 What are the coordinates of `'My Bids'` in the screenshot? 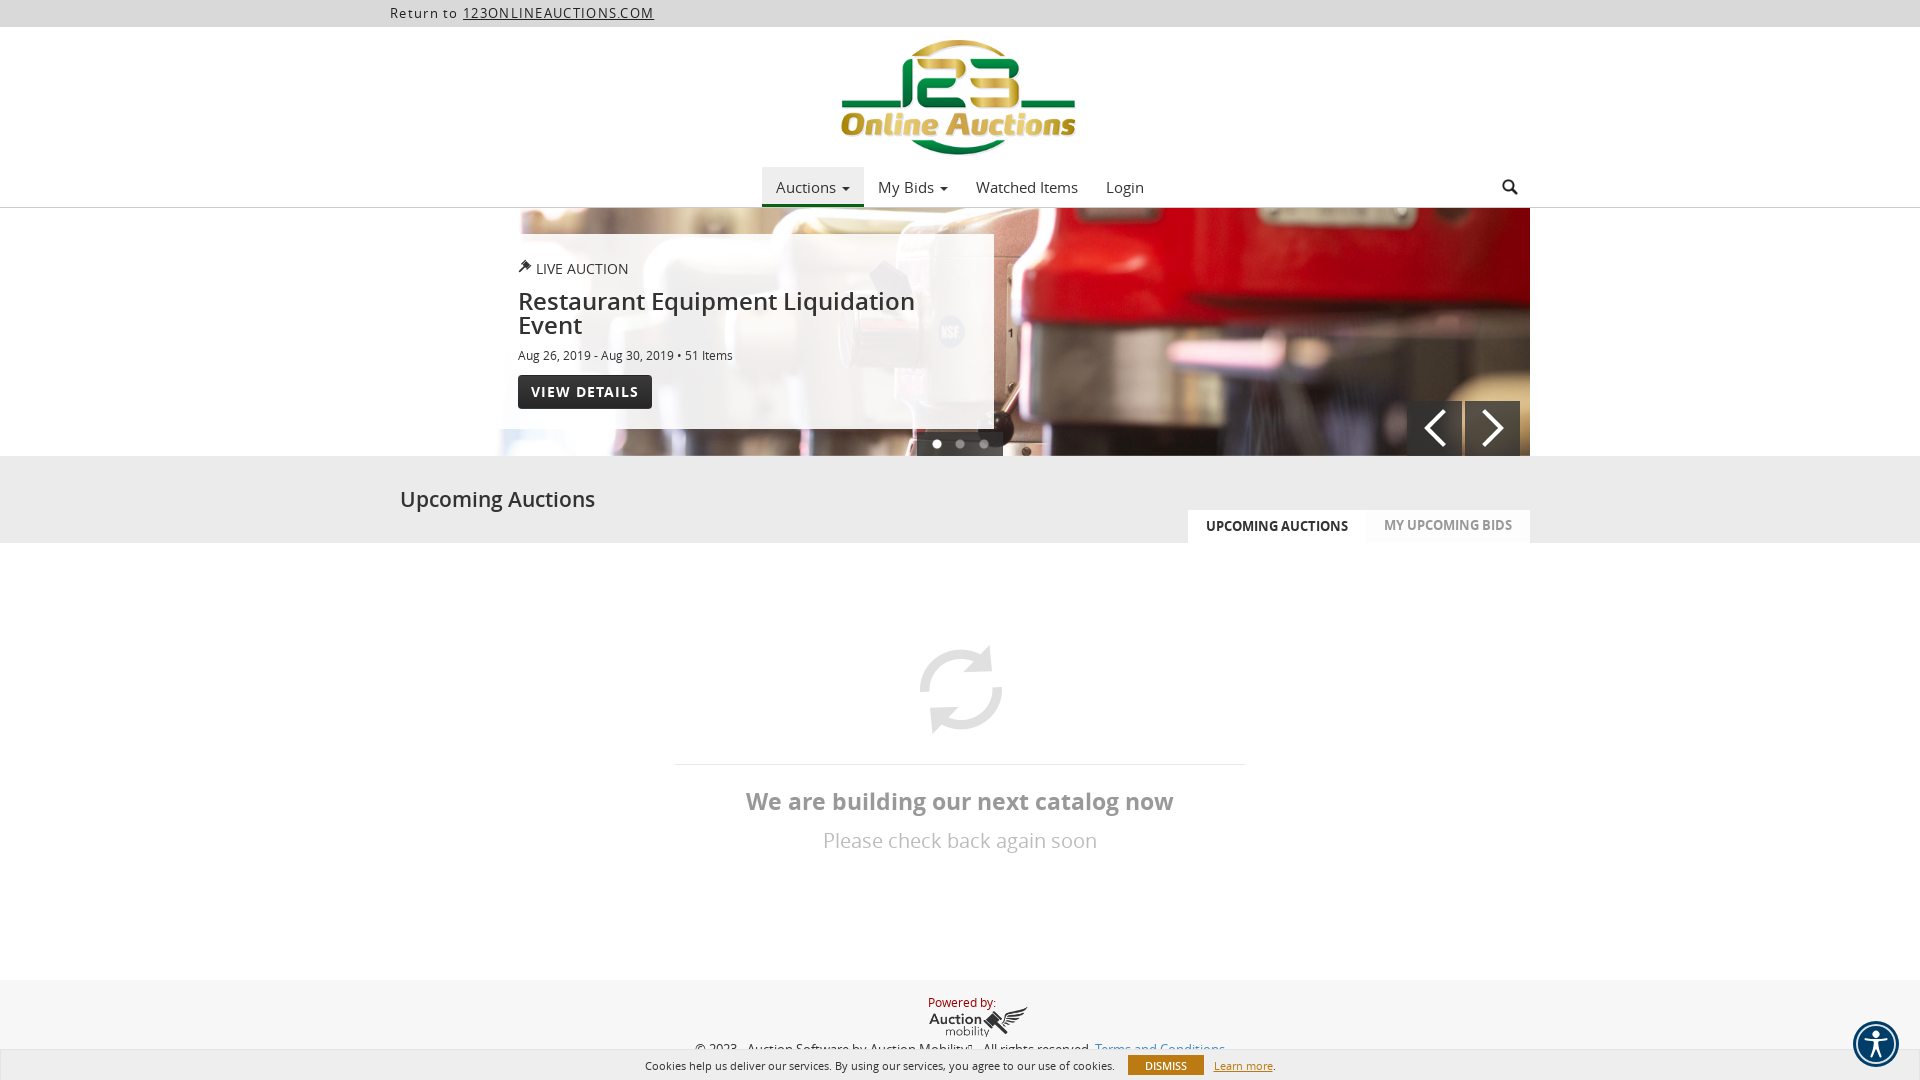 It's located at (911, 186).